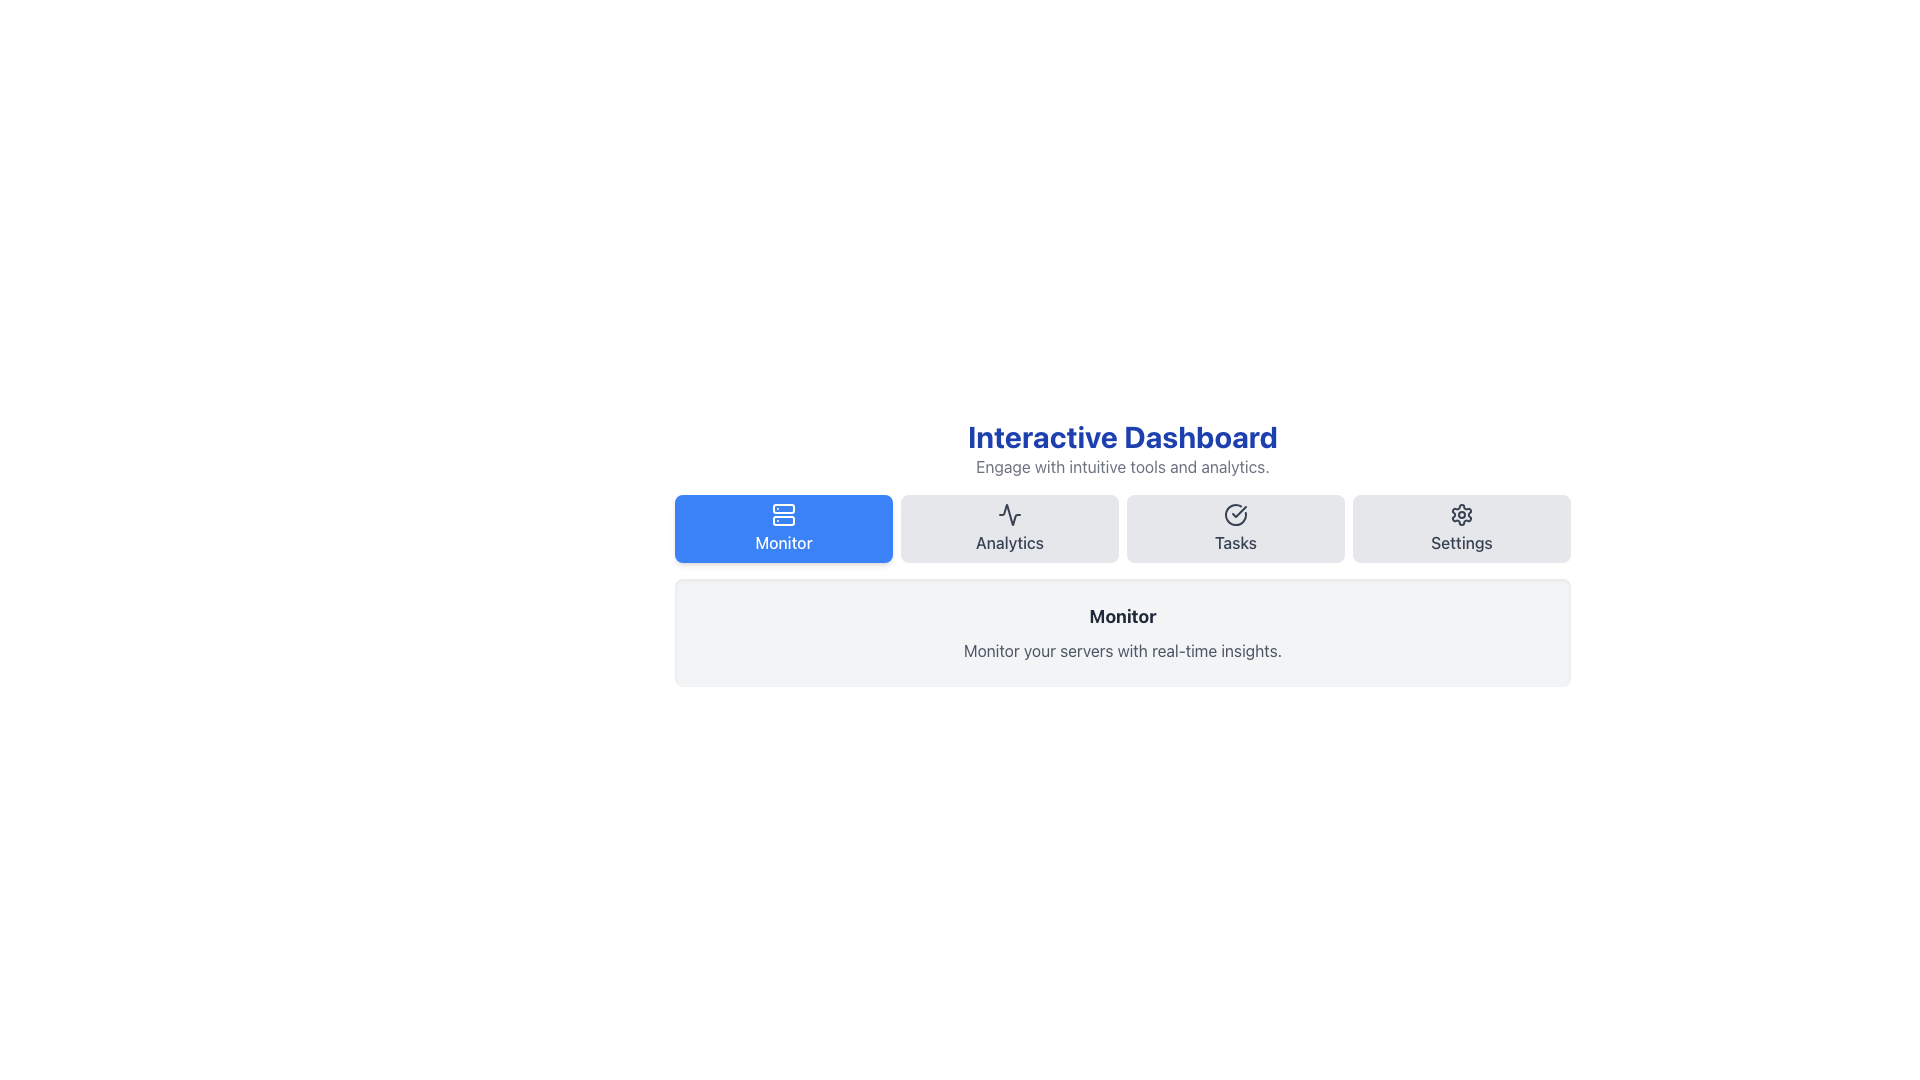  What do you see at coordinates (782, 527) in the screenshot?
I see `the first interactive button located beneath the 'Interactive Dashboard' title` at bounding box center [782, 527].